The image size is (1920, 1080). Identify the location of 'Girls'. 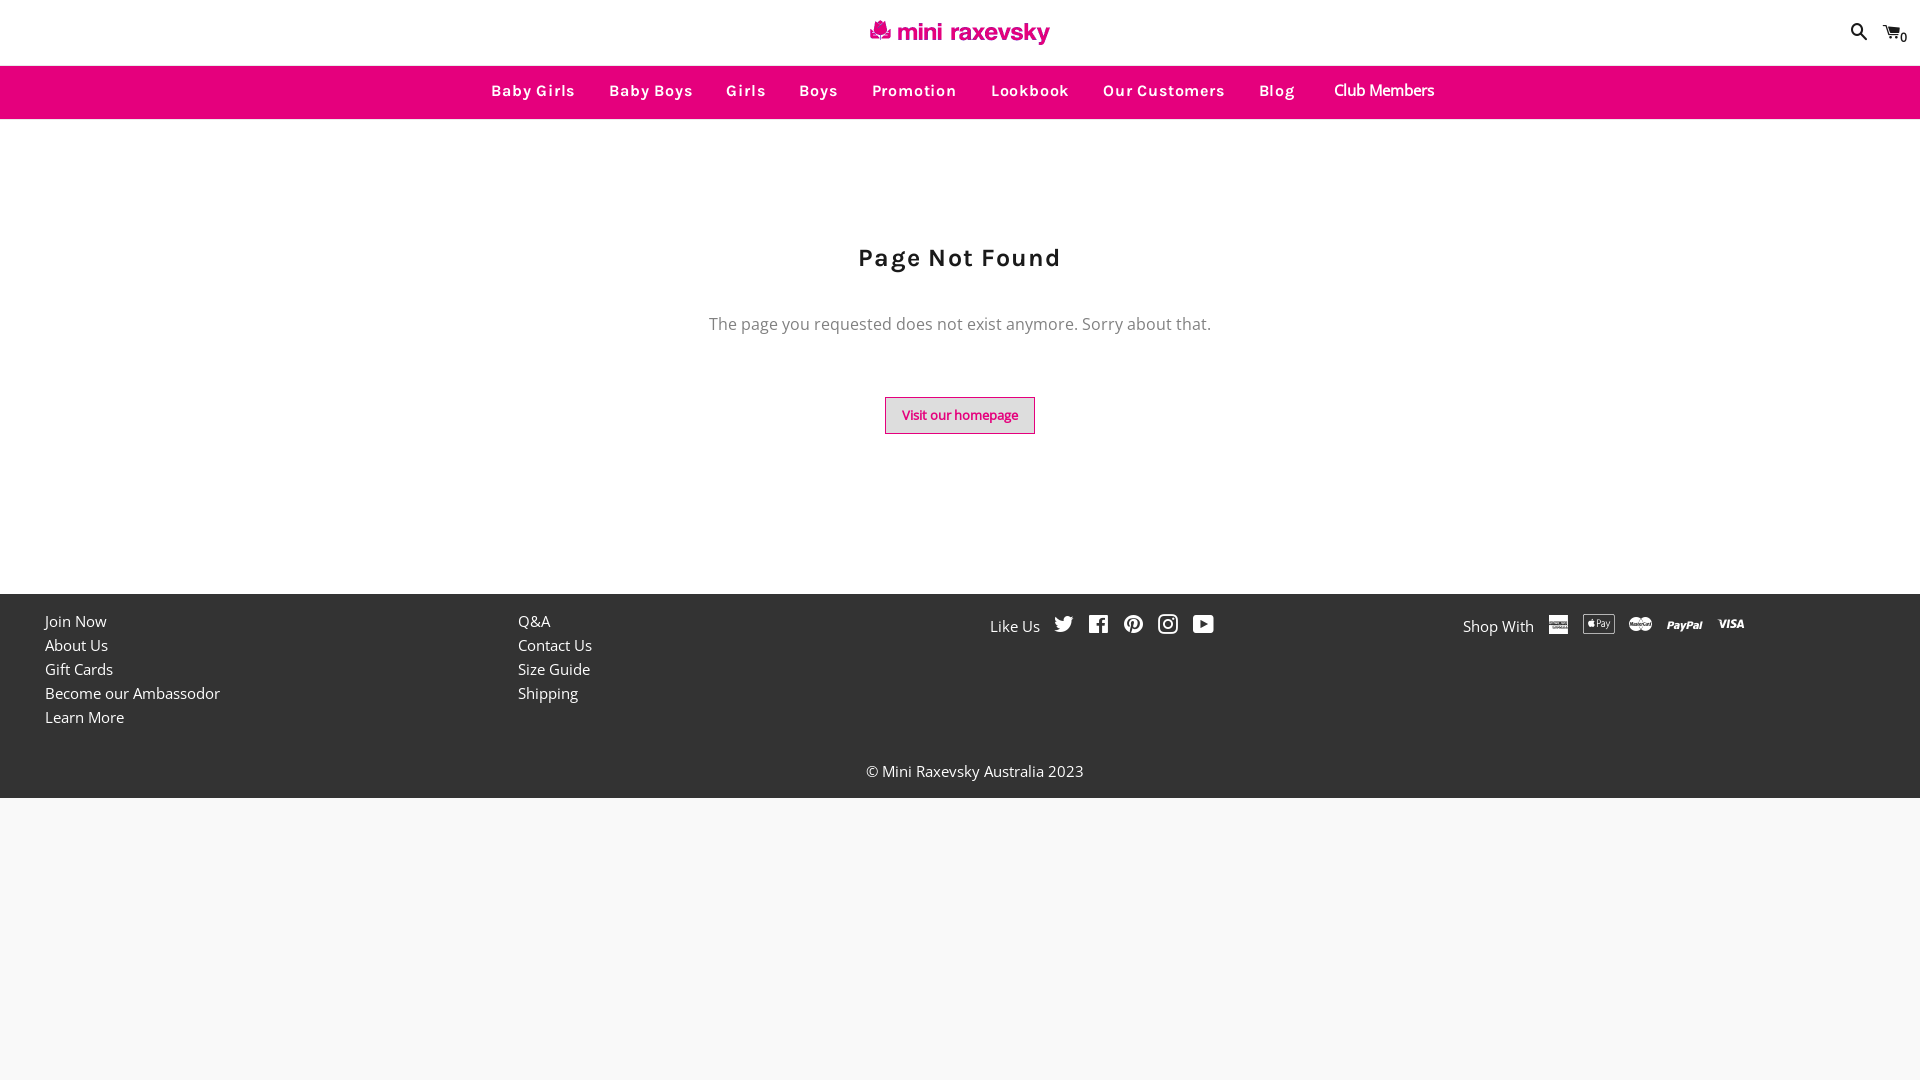
(744, 91).